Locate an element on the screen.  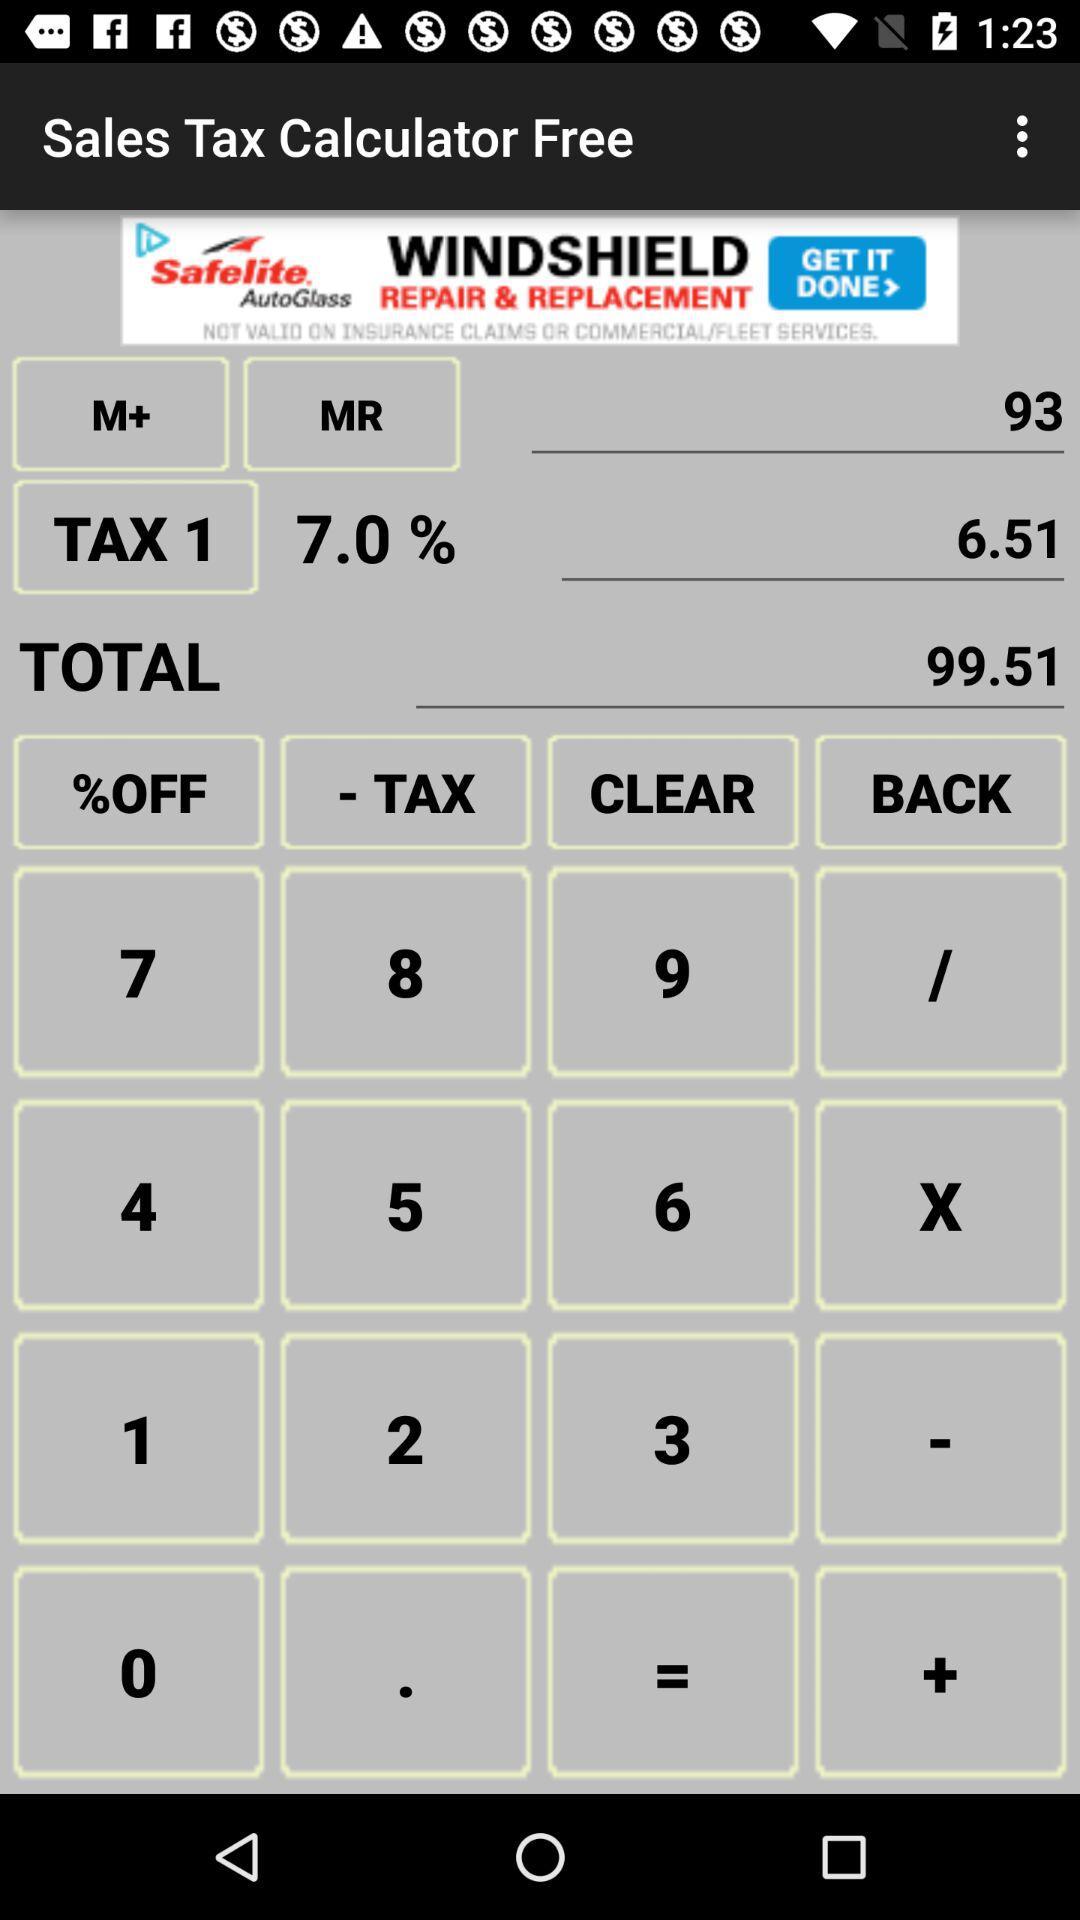
advertisement for windshield repair or replacement is located at coordinates (540, 279).